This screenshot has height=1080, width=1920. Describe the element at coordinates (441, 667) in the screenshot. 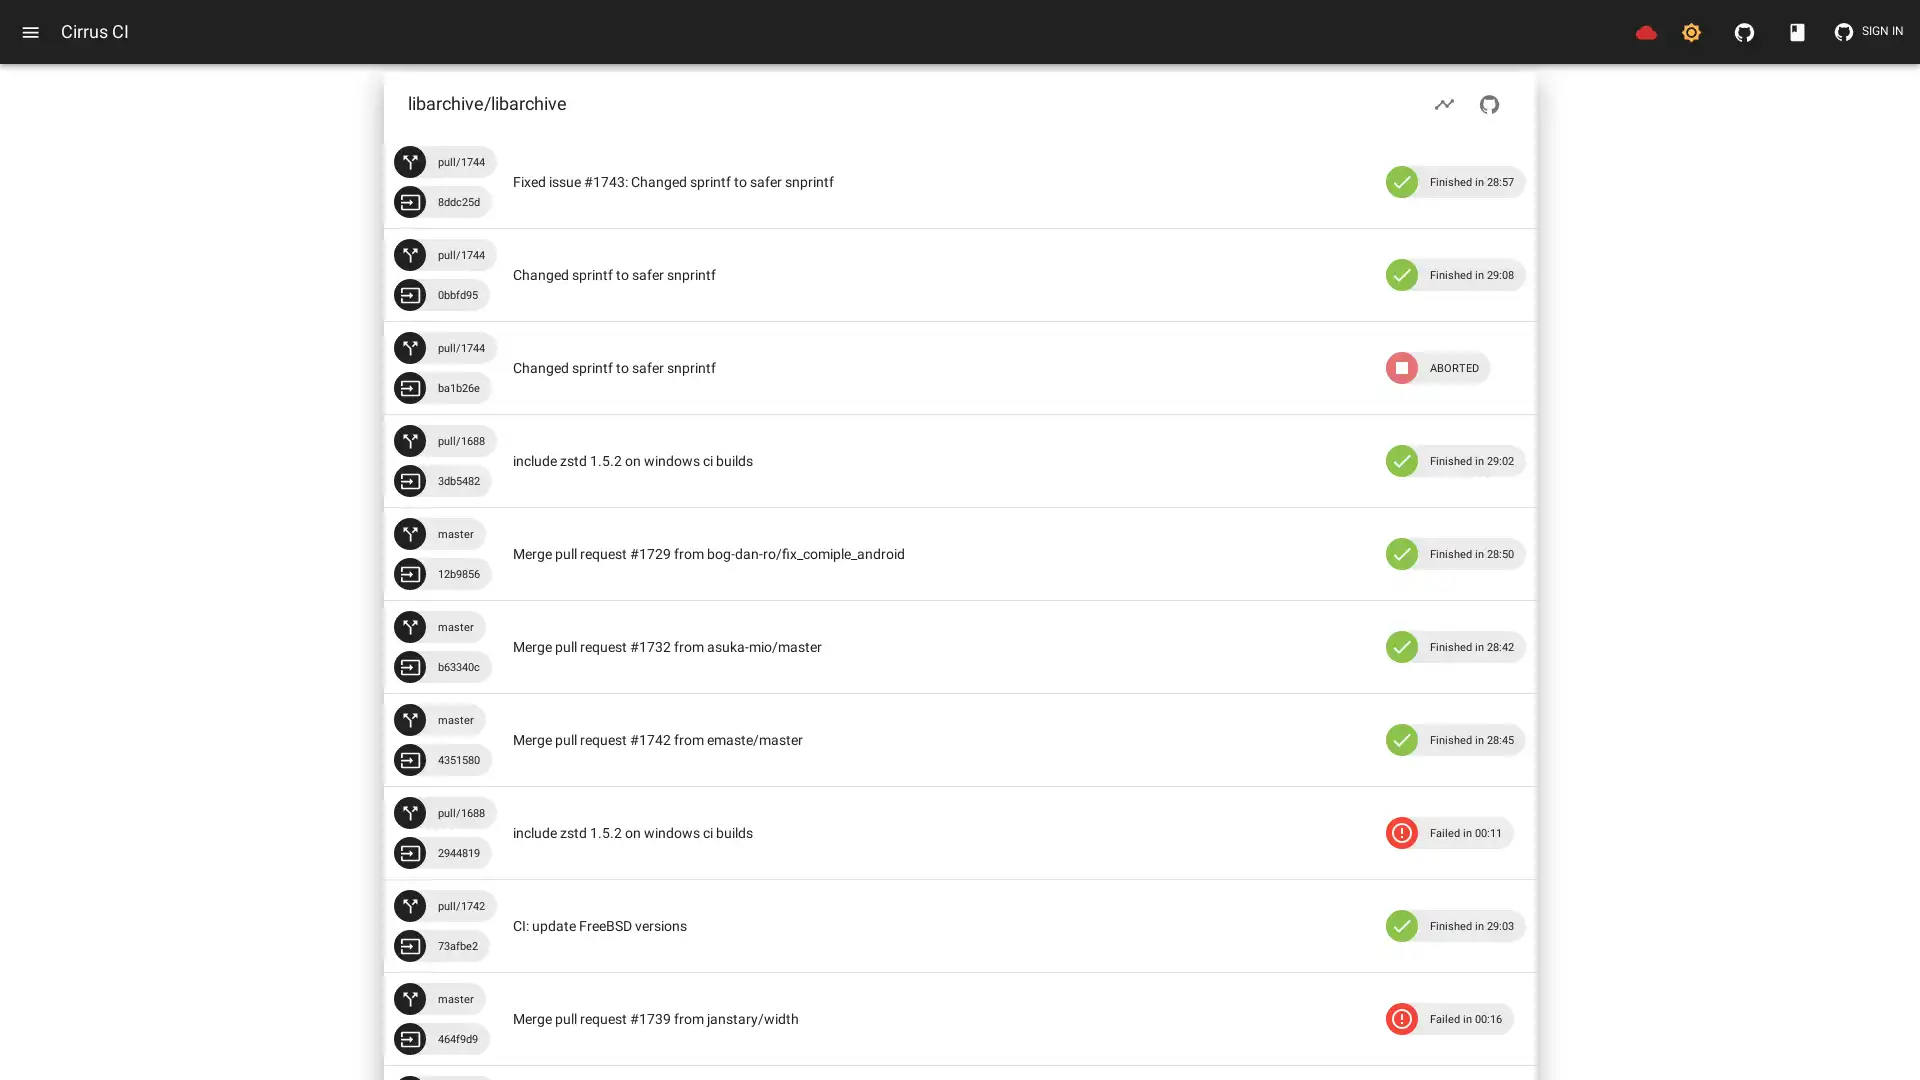

I see `b63340c` at that location.